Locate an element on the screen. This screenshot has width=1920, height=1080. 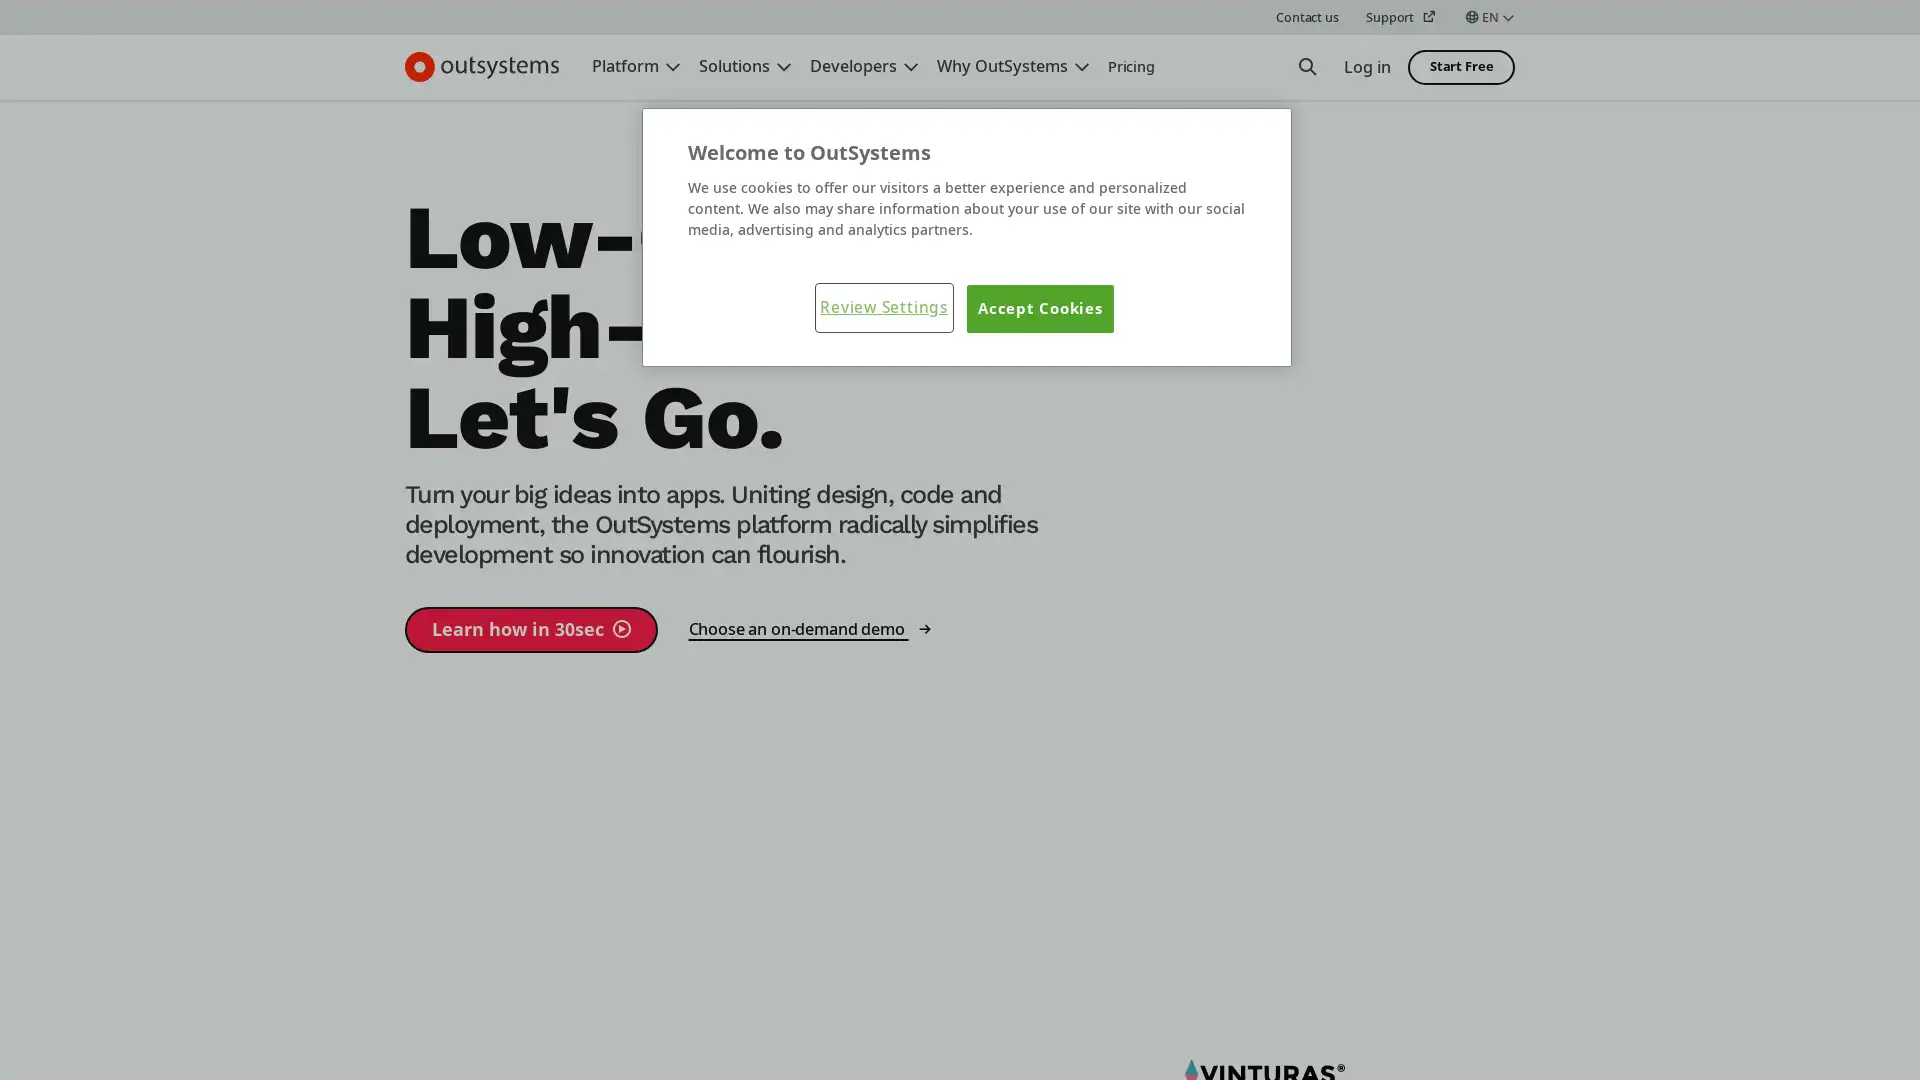
Open Search is located at coordinates (1307, 65).